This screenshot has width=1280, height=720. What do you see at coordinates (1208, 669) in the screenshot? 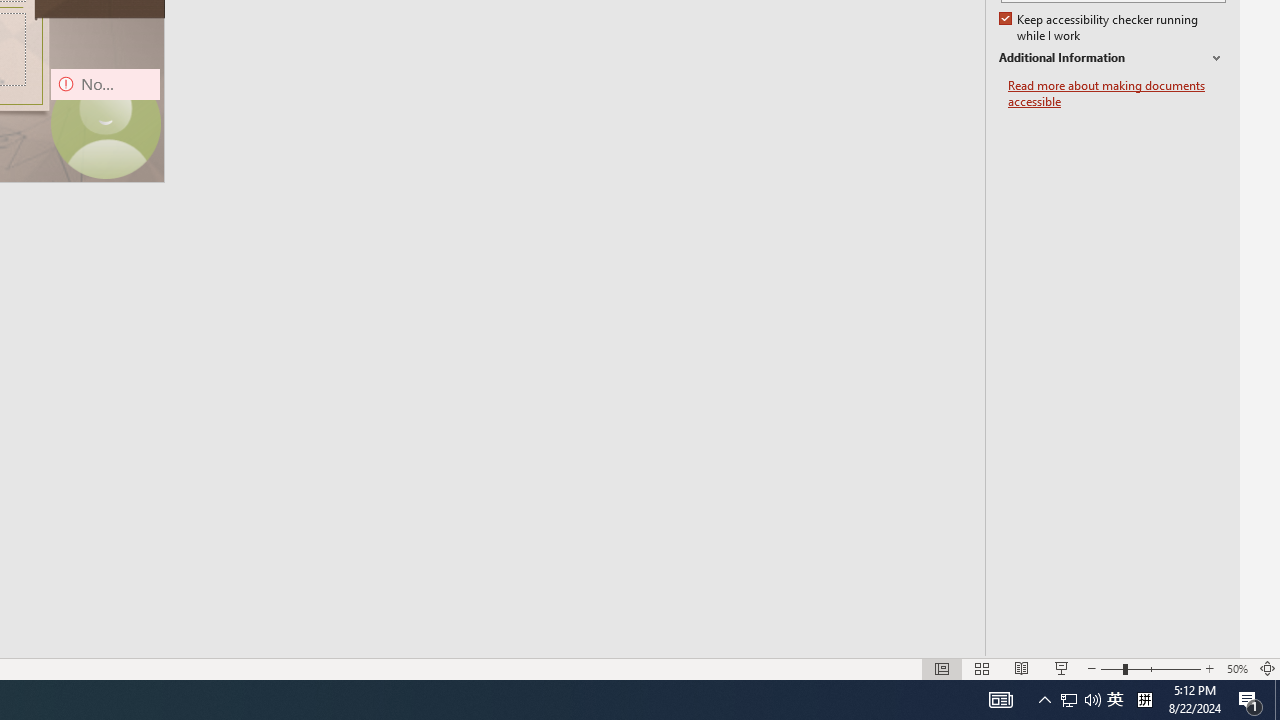
I see `'Zoom In'` at bounding box center [1208, 669].